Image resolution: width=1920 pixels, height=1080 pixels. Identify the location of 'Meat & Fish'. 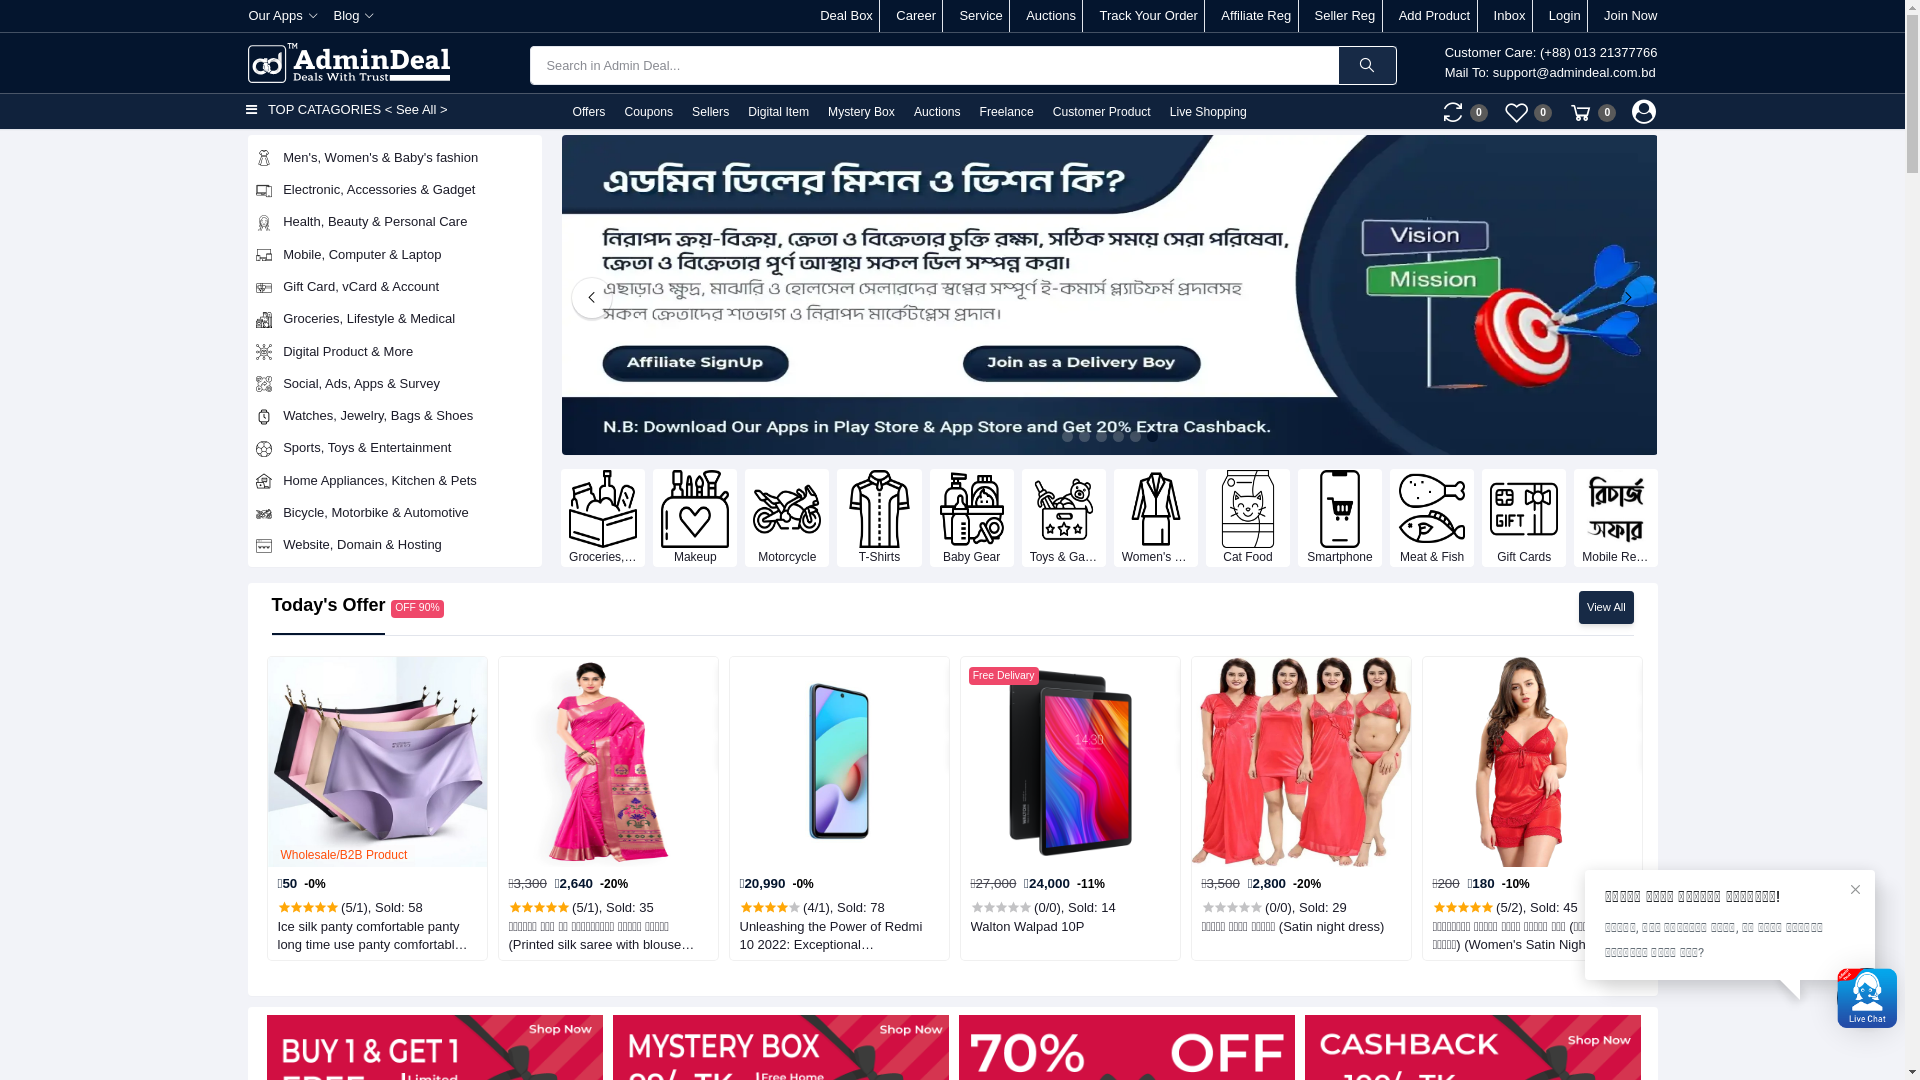
(1430, 516).